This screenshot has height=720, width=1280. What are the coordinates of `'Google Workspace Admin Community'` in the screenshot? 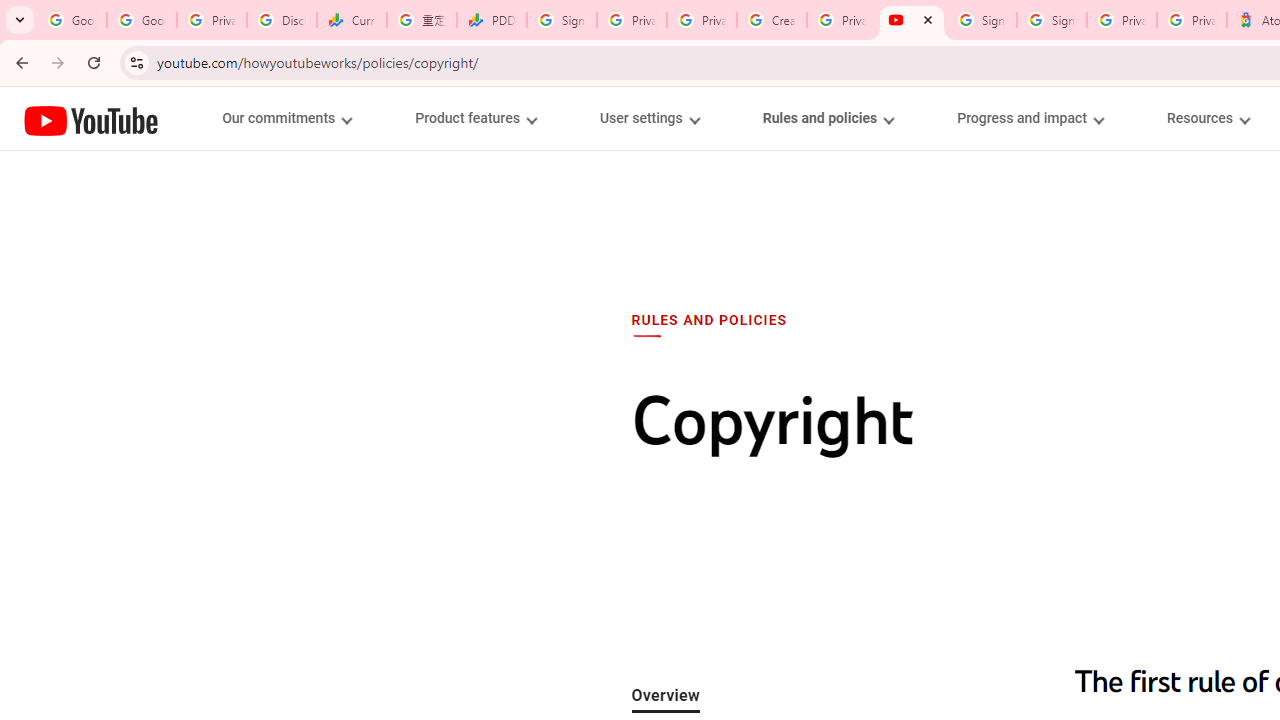 It's located at (72, 20).